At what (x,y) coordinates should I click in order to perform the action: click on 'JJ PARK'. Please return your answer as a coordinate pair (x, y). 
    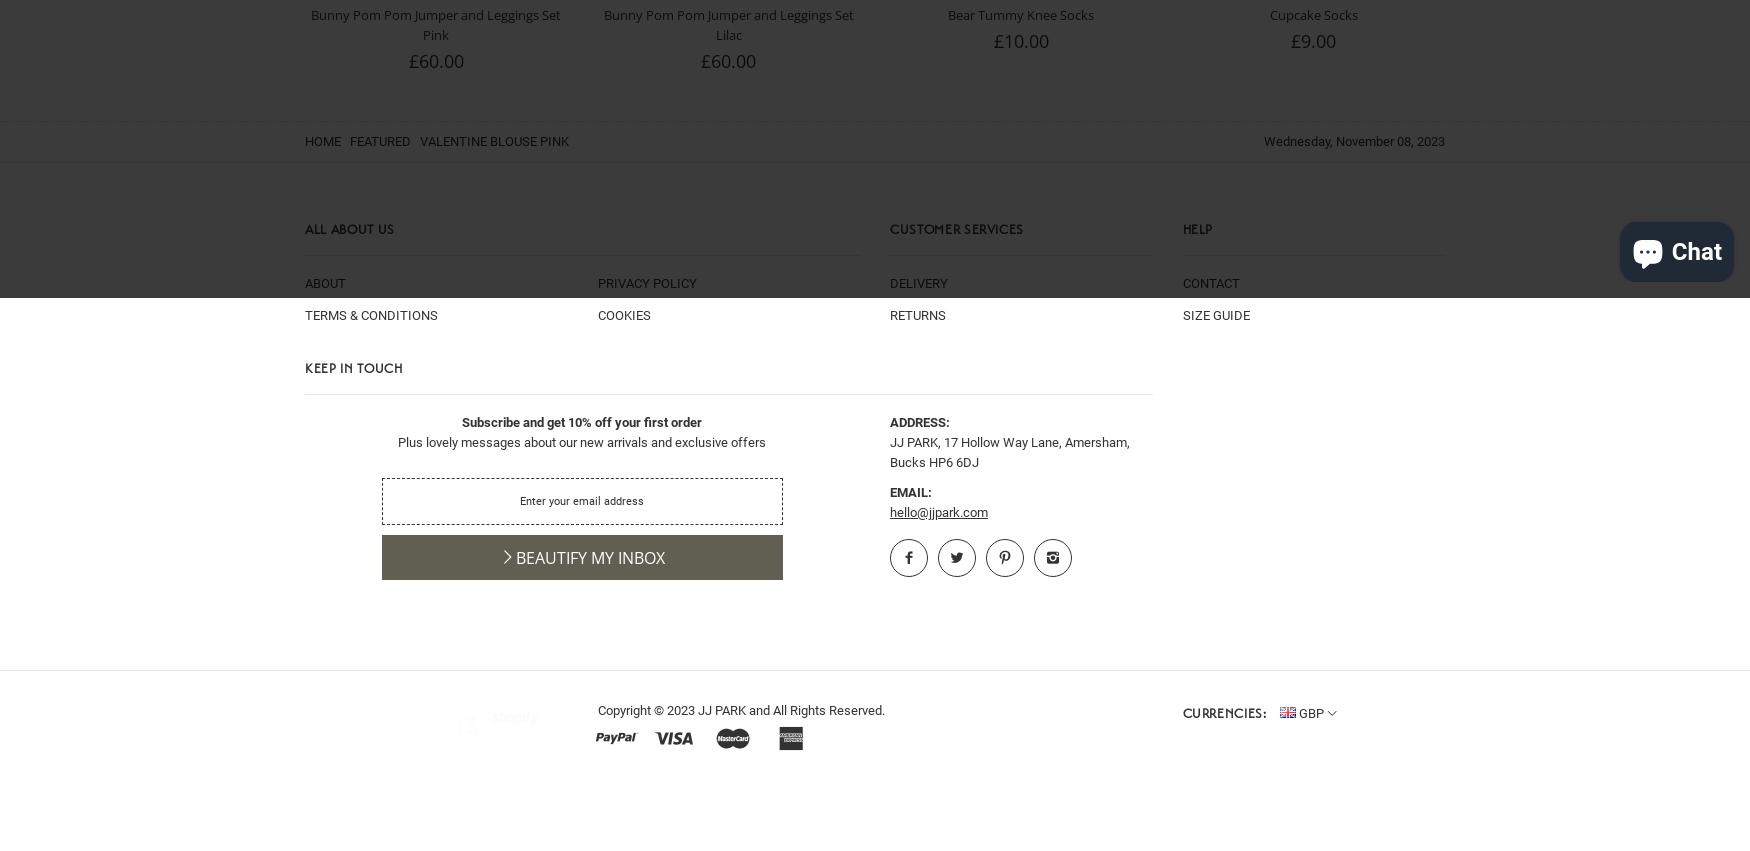
    Looking at the image, I should click on (721, 709).